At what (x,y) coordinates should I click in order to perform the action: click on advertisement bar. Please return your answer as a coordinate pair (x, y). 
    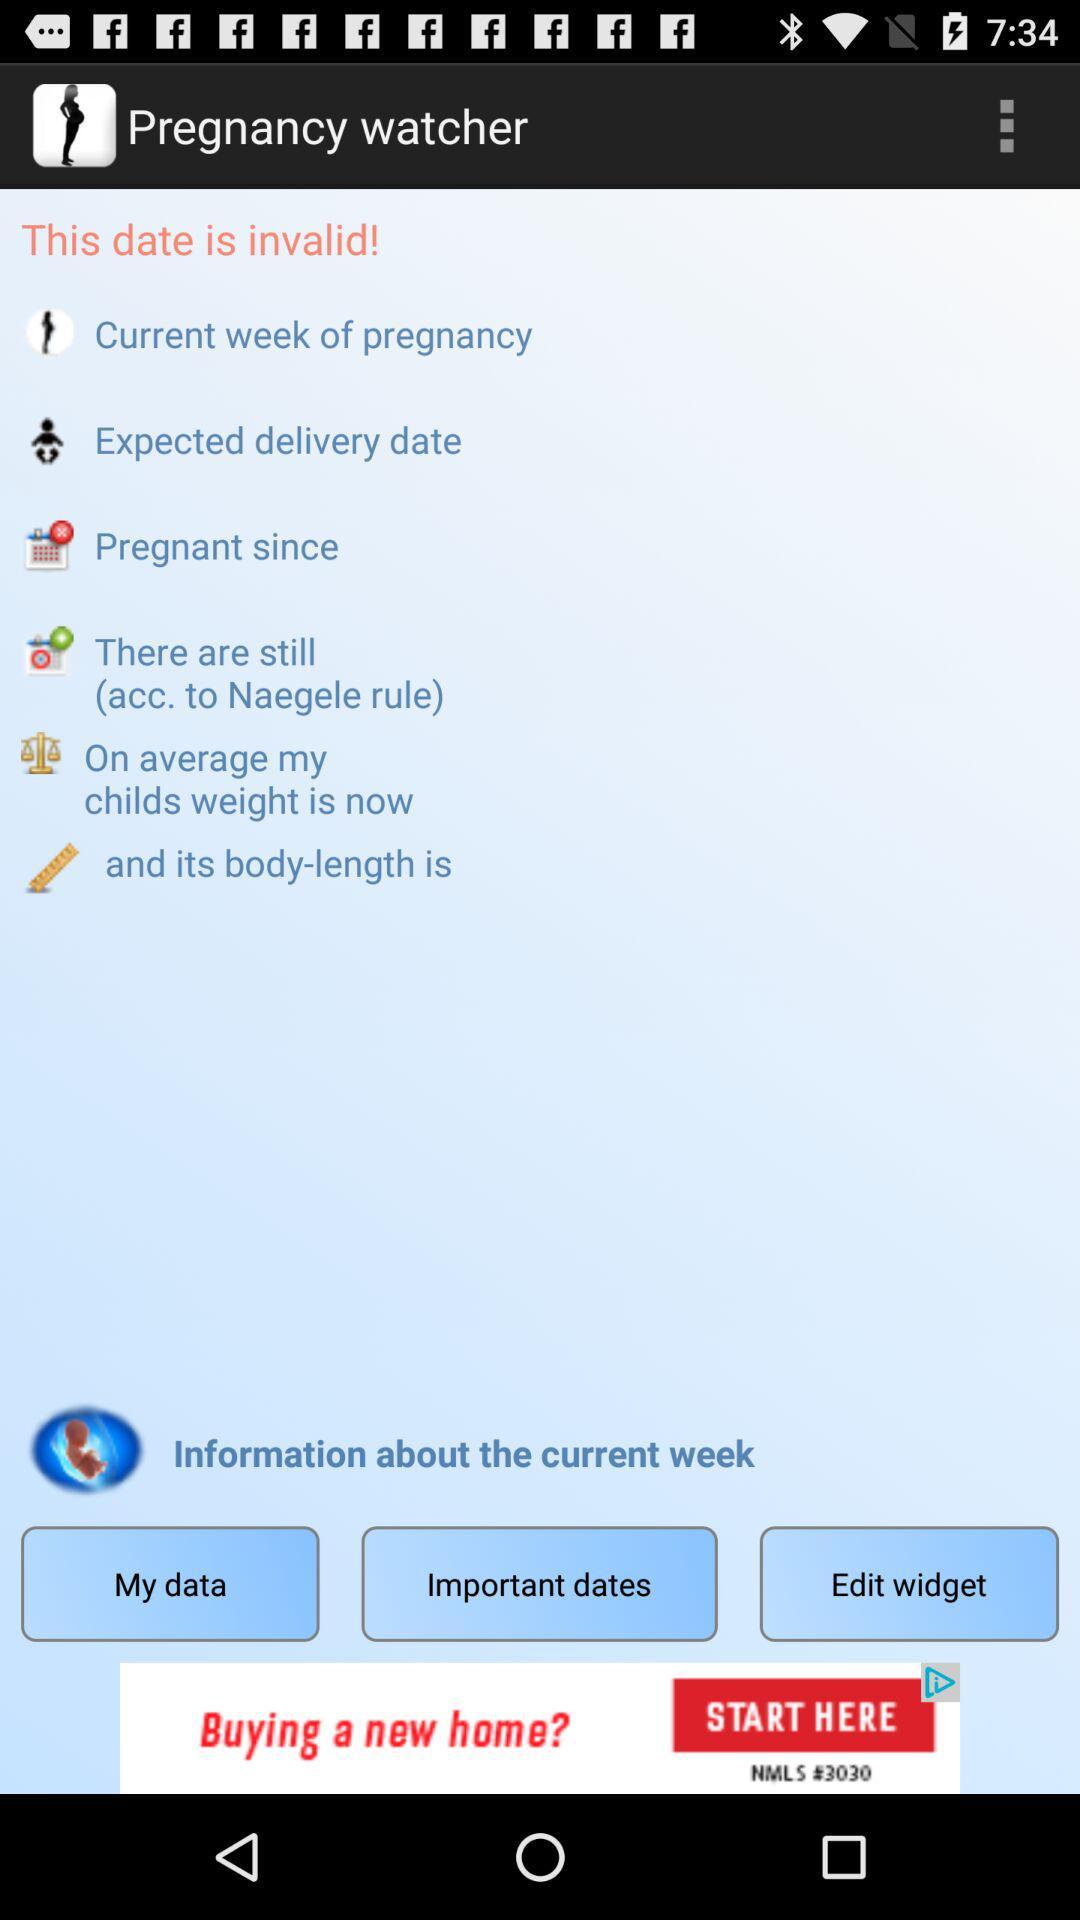
    Looking at the image, I should click on (540, 1727).